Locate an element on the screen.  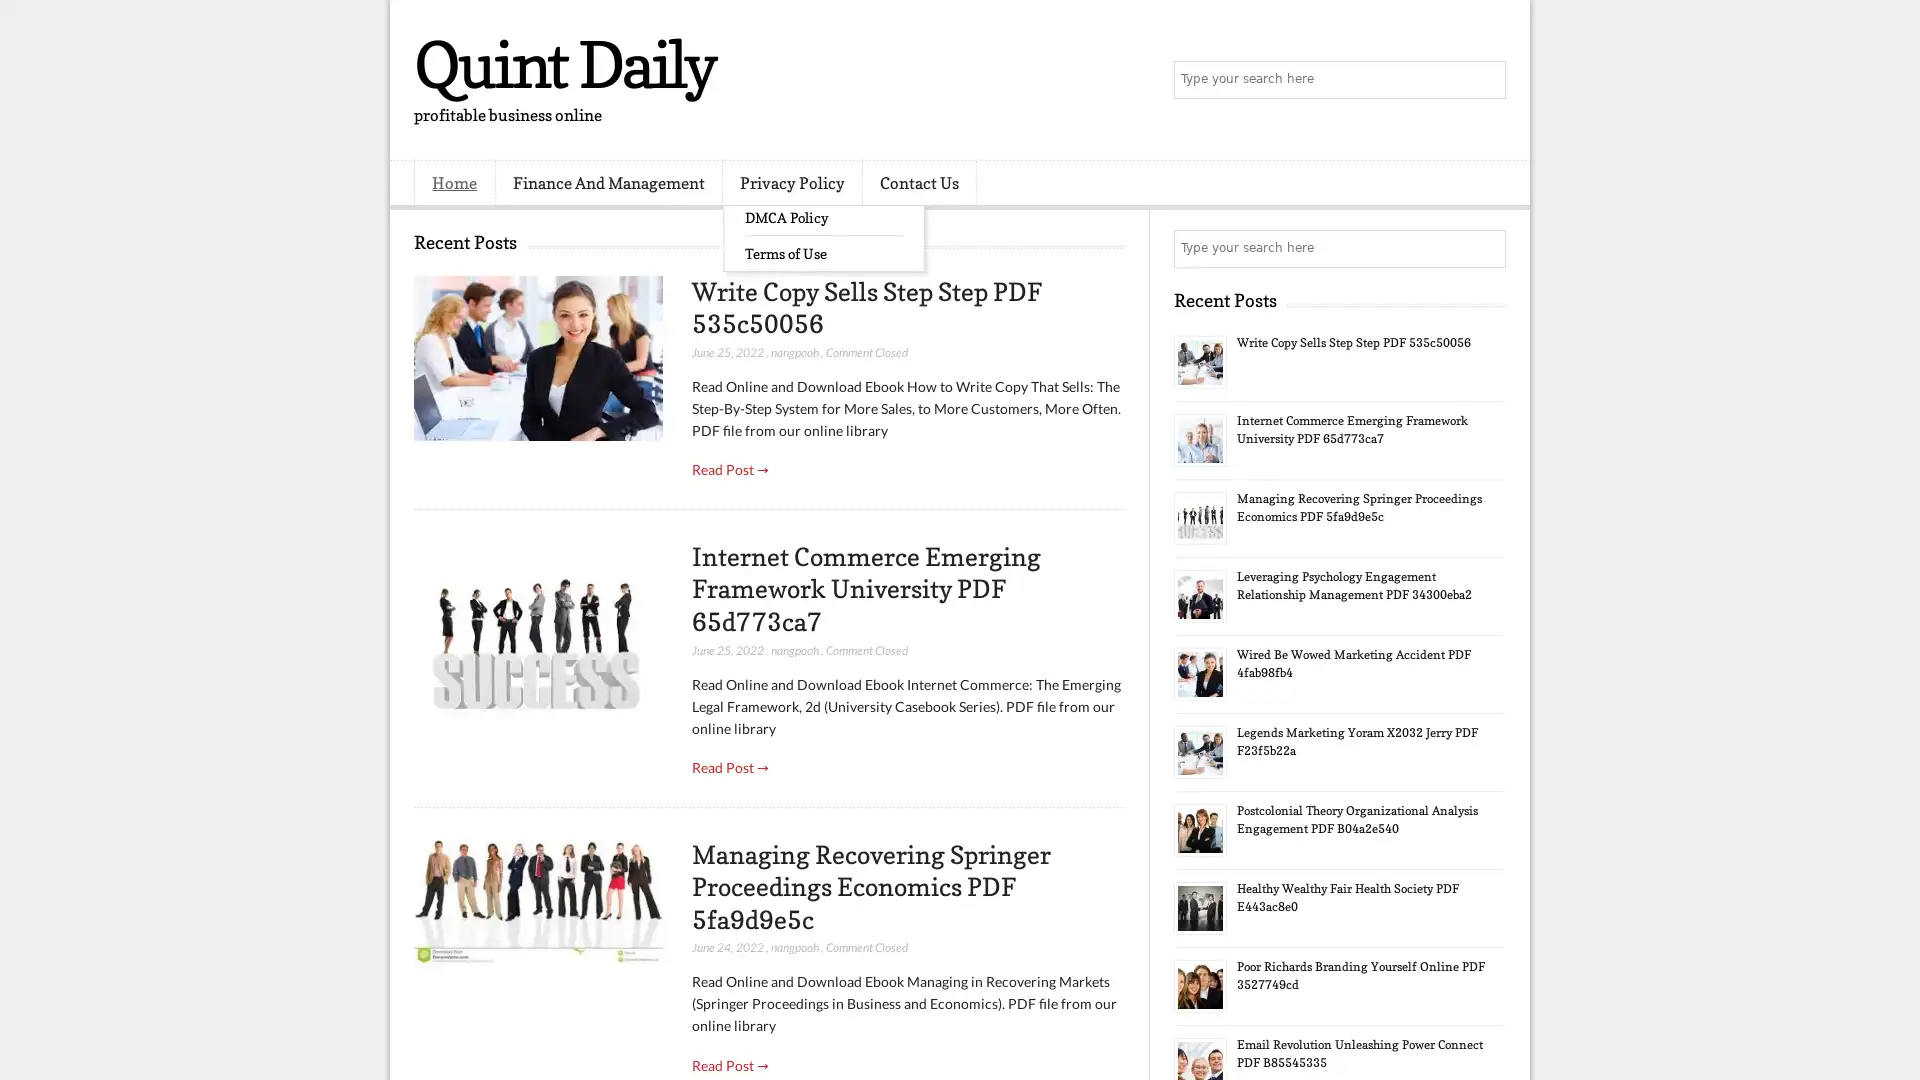
Search is located at coordinates (1485, 248).